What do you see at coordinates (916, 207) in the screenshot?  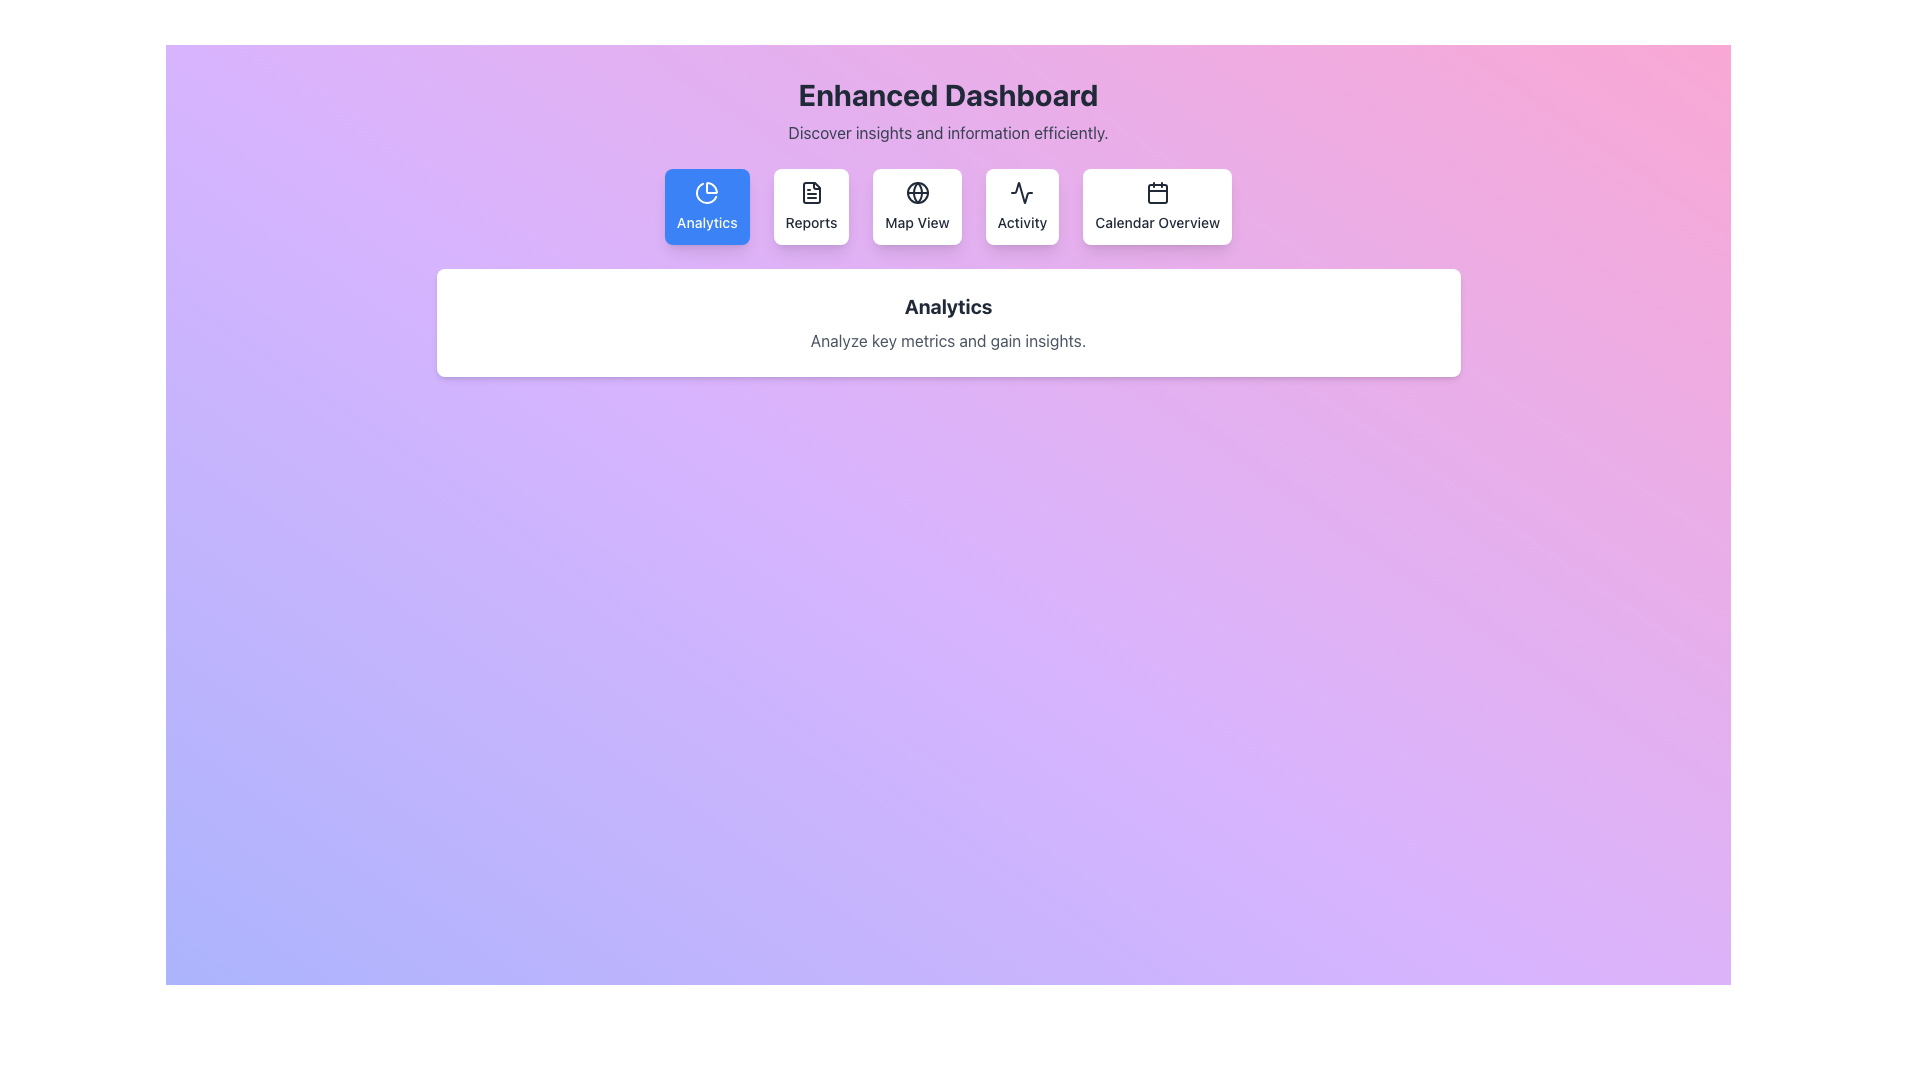 I see `the 'Map View' button, which is the third button in a row of five, located between 'Reports' and 'Activity'` at bounding box center [916, 207].